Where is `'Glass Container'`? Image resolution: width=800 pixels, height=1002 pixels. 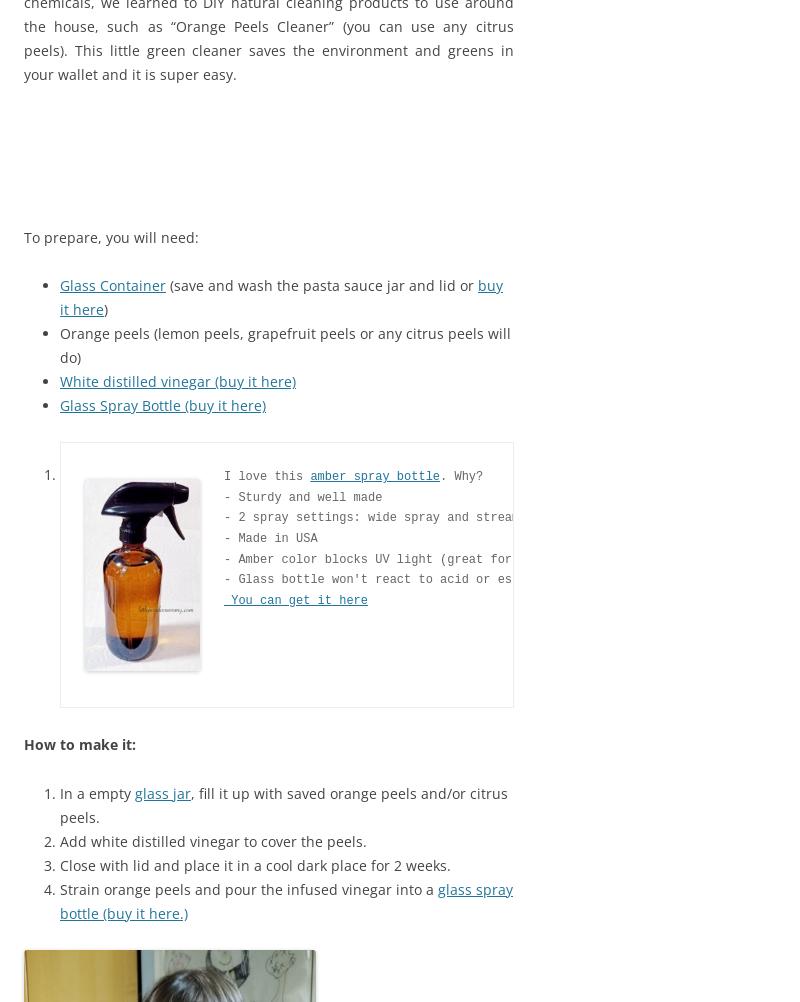
'Glass Container' is located at coordinates (111, 284).